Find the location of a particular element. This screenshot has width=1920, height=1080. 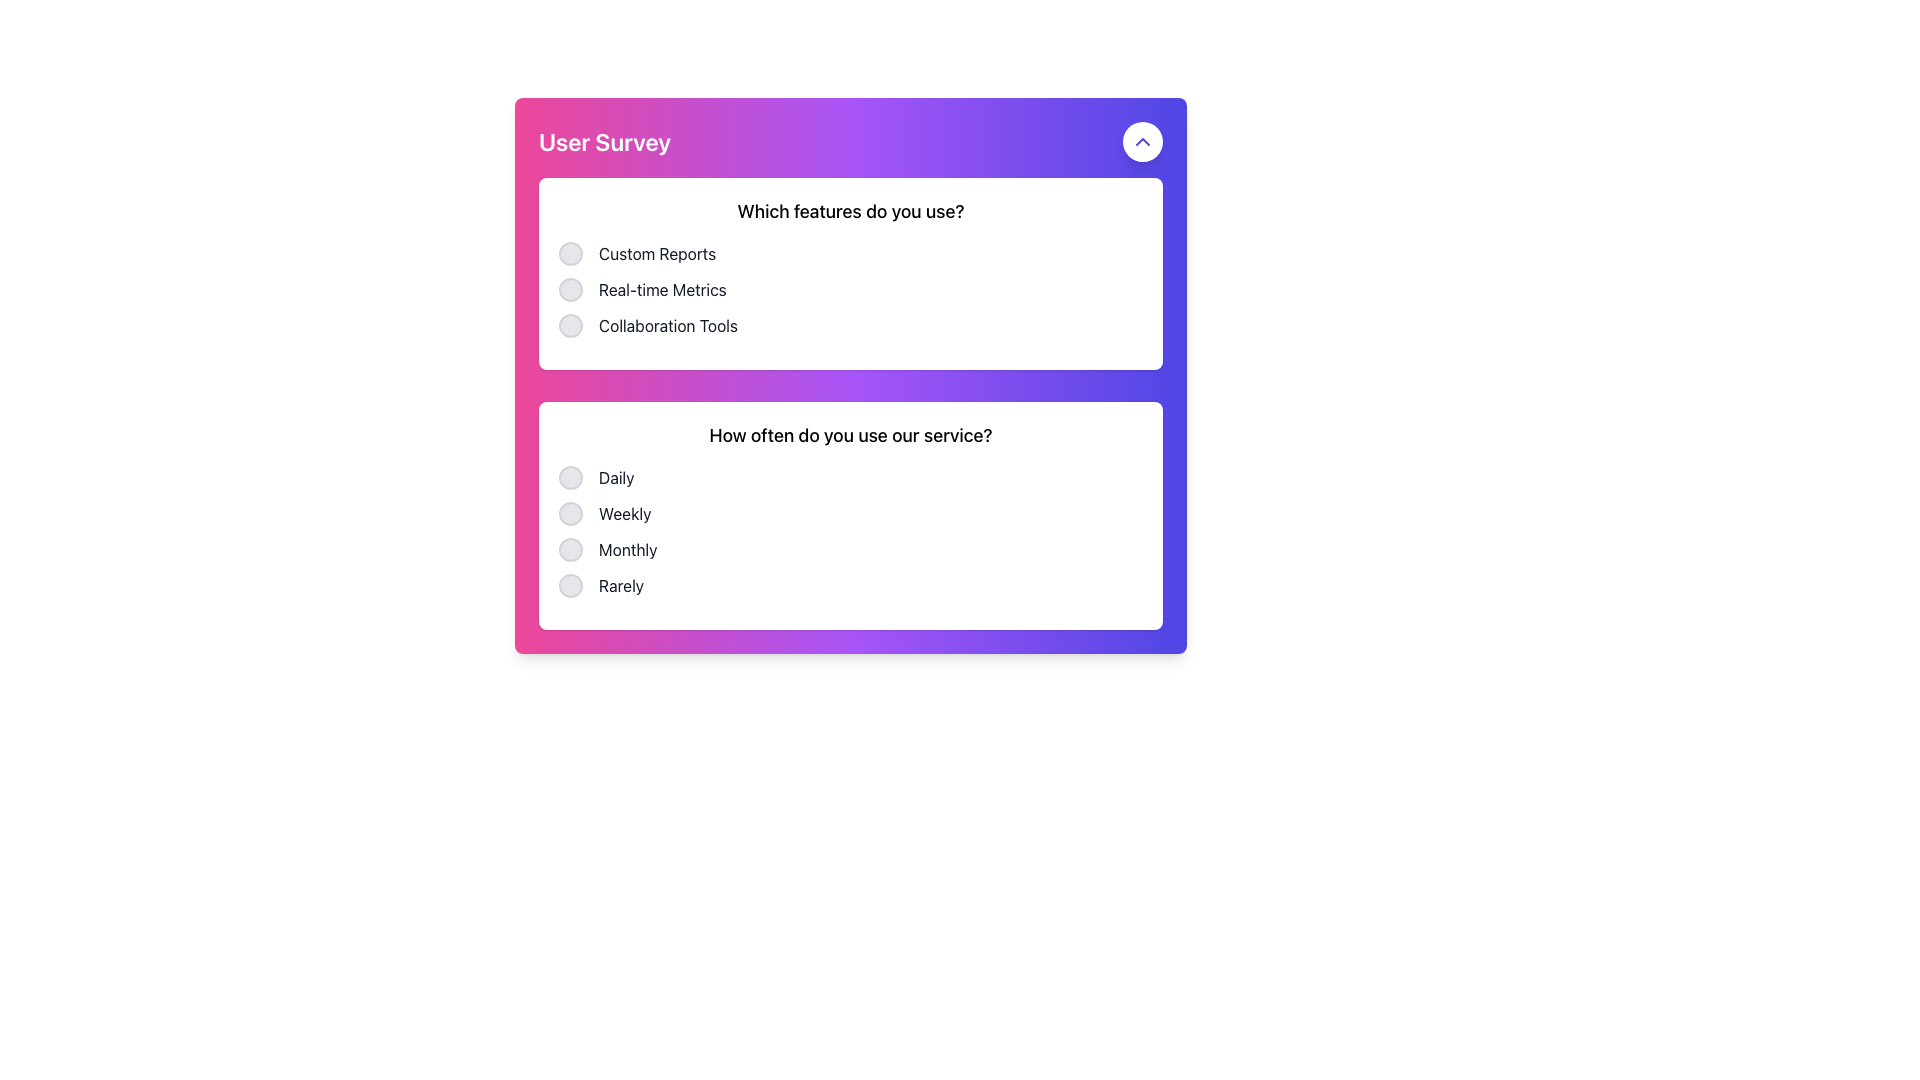

to select the 'Collaboration Tools' option from the selectable list item under the section titled 'Which features do you use?' is located at coordinates (850, 325).